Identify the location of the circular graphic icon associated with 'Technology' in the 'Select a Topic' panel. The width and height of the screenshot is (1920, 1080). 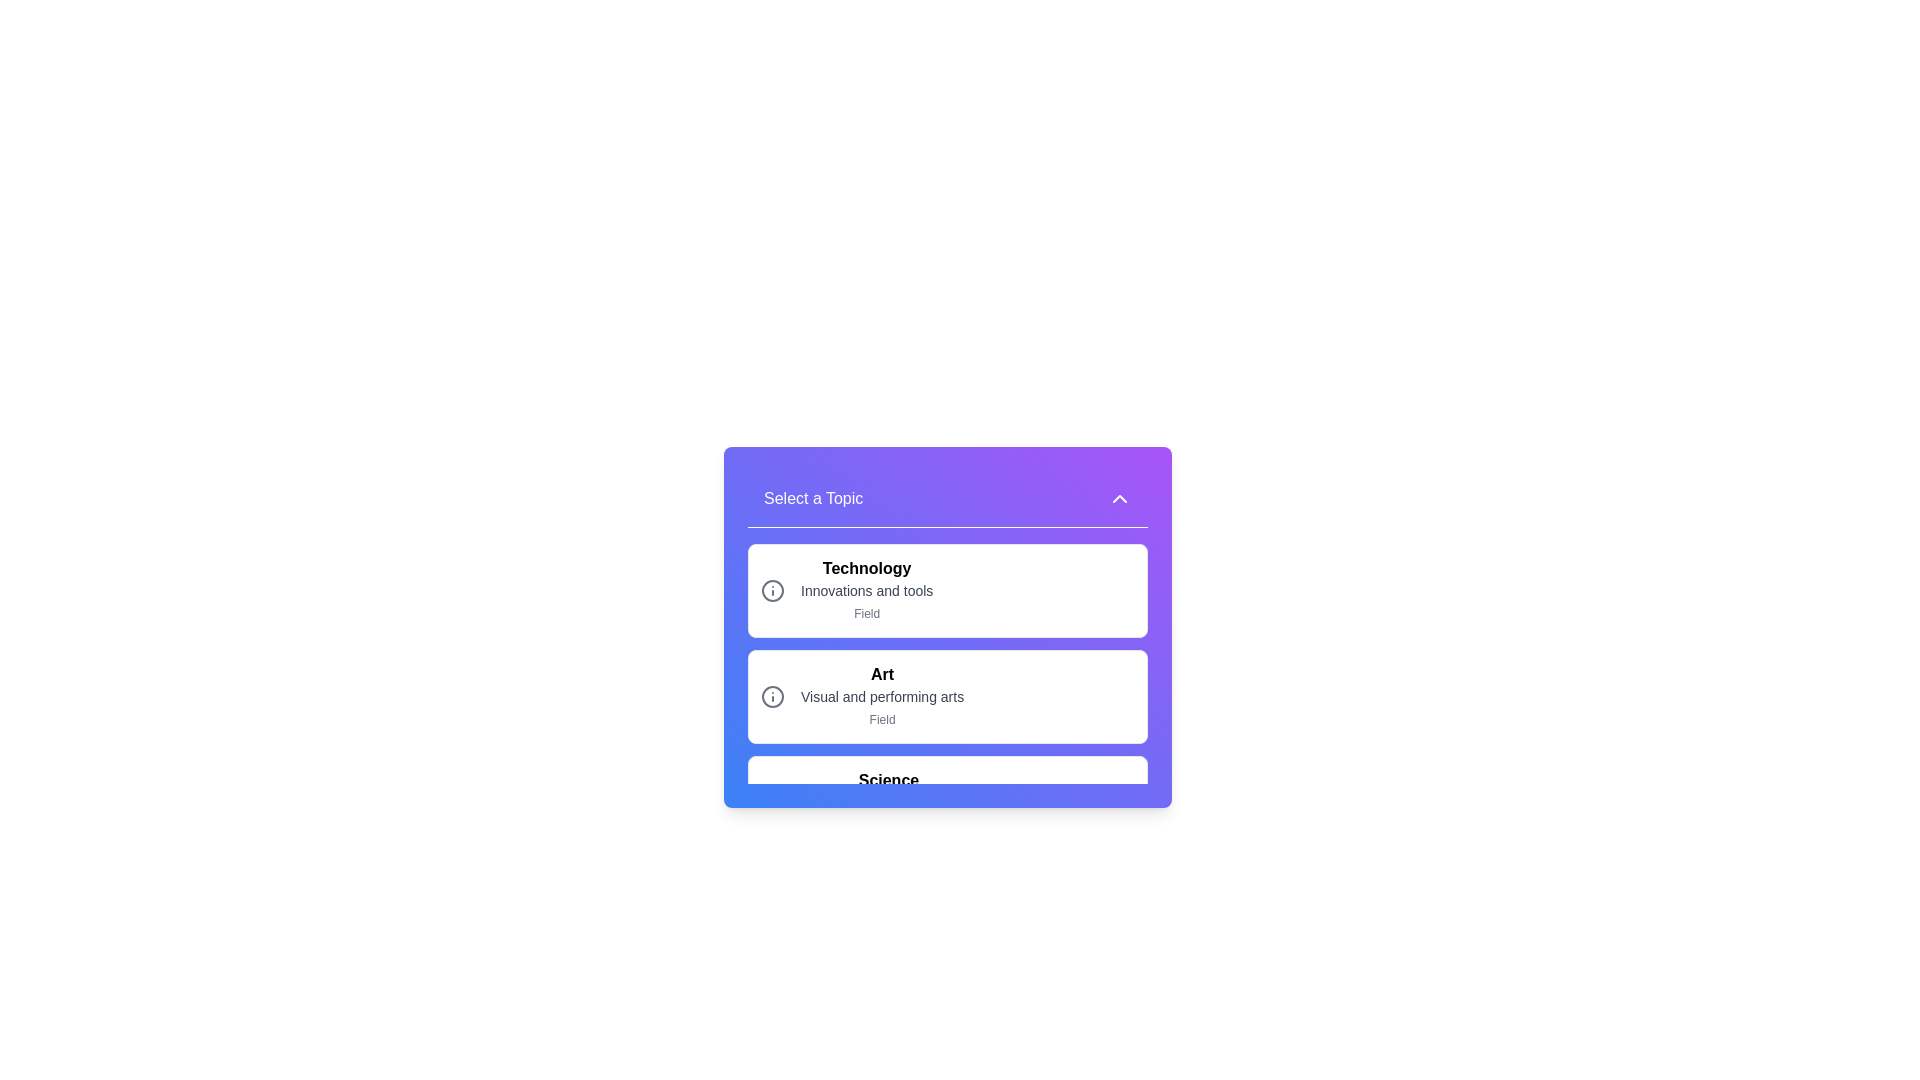
(771, 589).